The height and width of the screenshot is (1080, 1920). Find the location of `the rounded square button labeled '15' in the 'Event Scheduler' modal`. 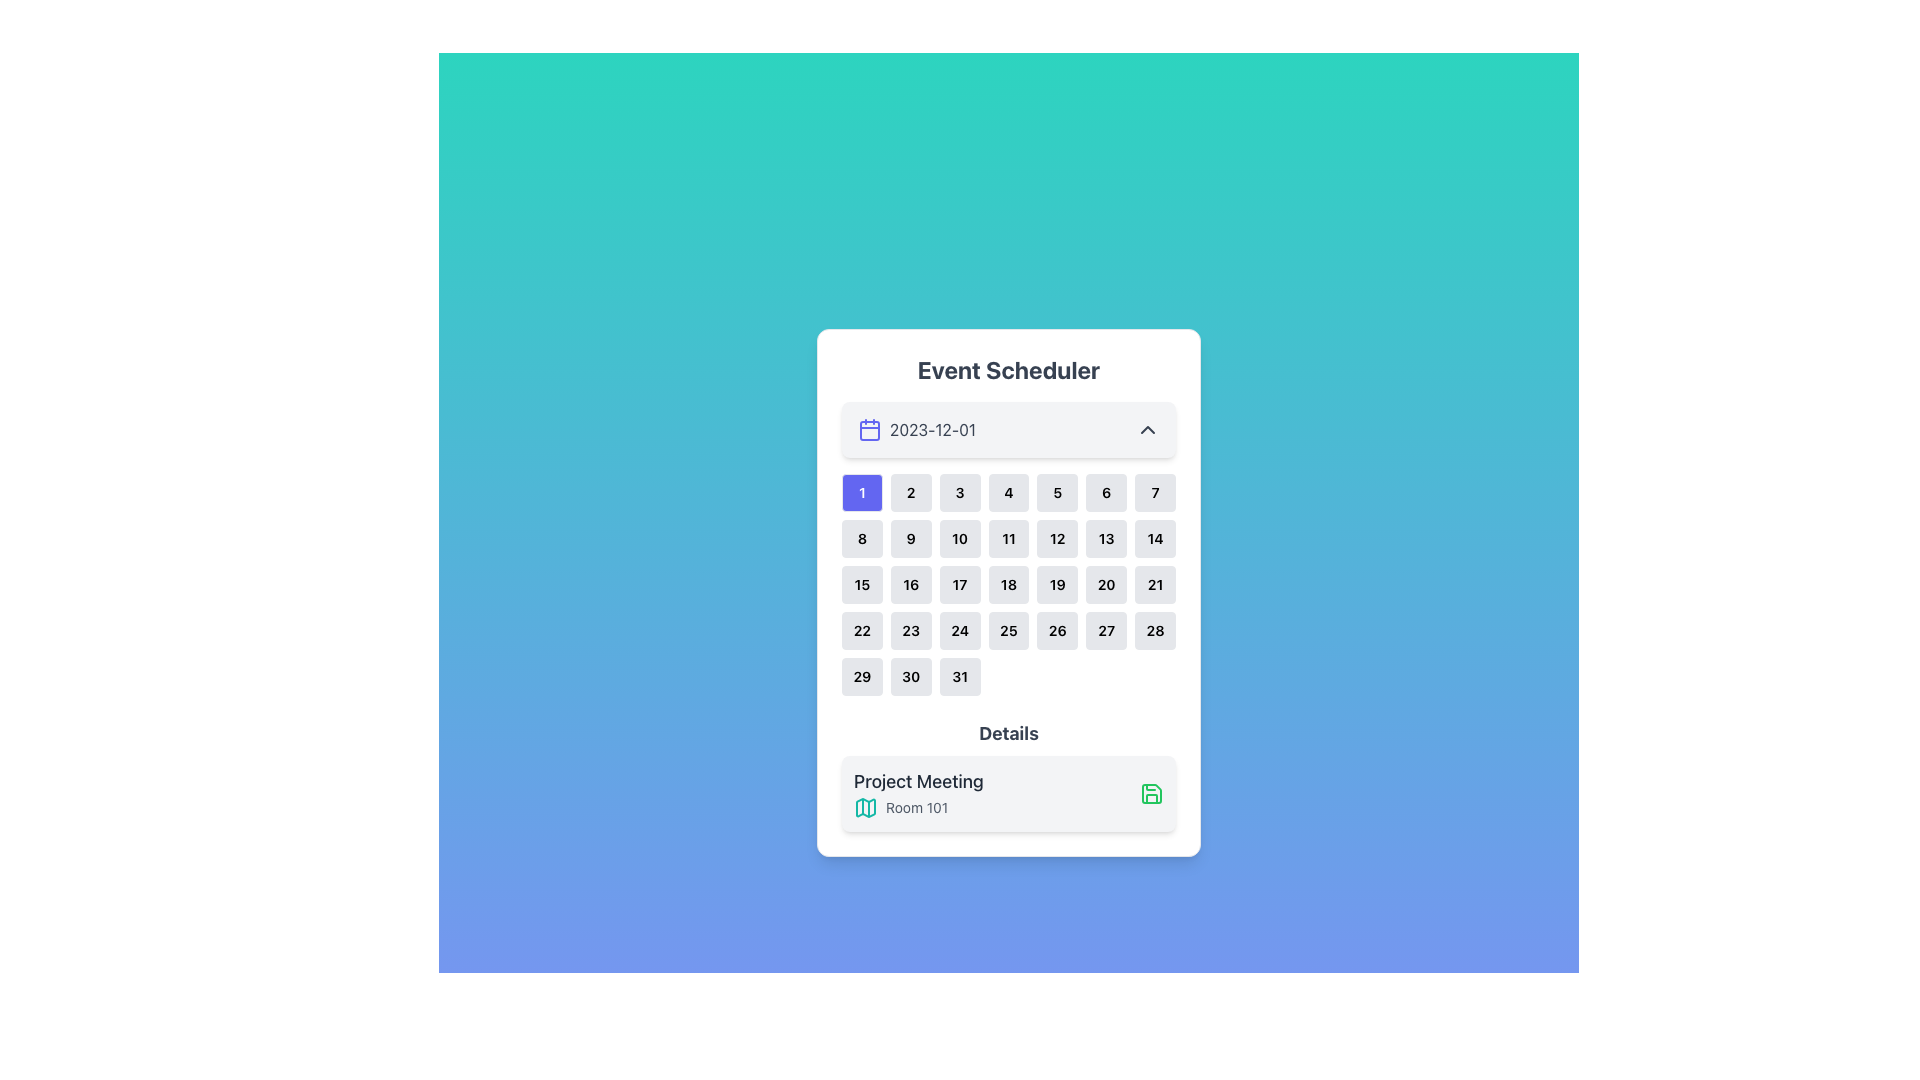

the rounded square button labeled '15' in the 'Event Scheduler' modal is located at coordinates (862, 585).